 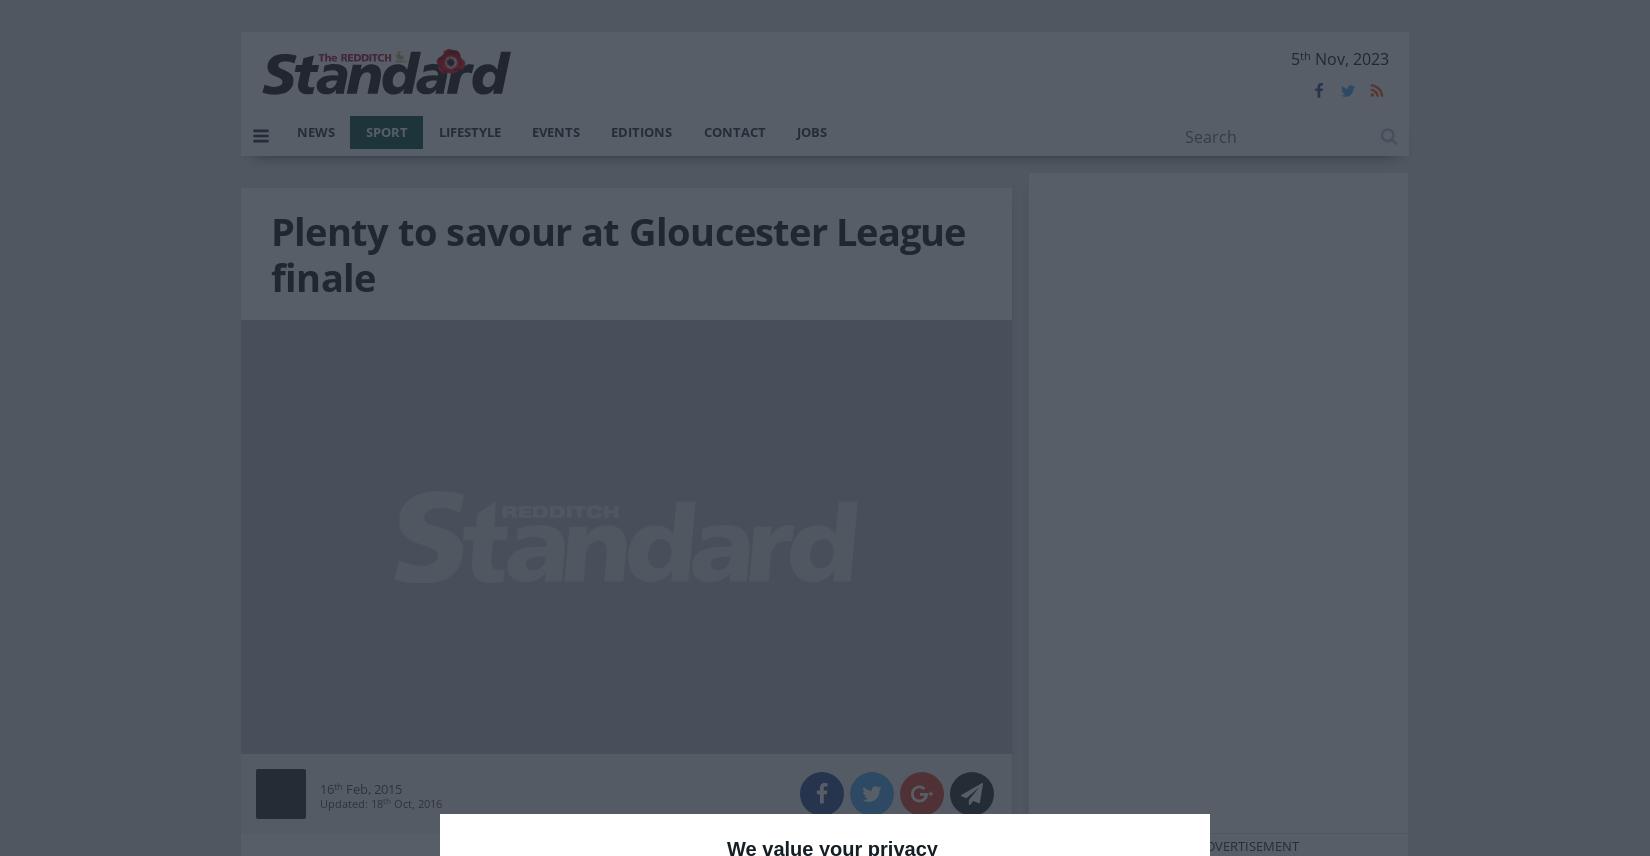 I want to click on 'Oct, 2016', so click(x=414, y=802).